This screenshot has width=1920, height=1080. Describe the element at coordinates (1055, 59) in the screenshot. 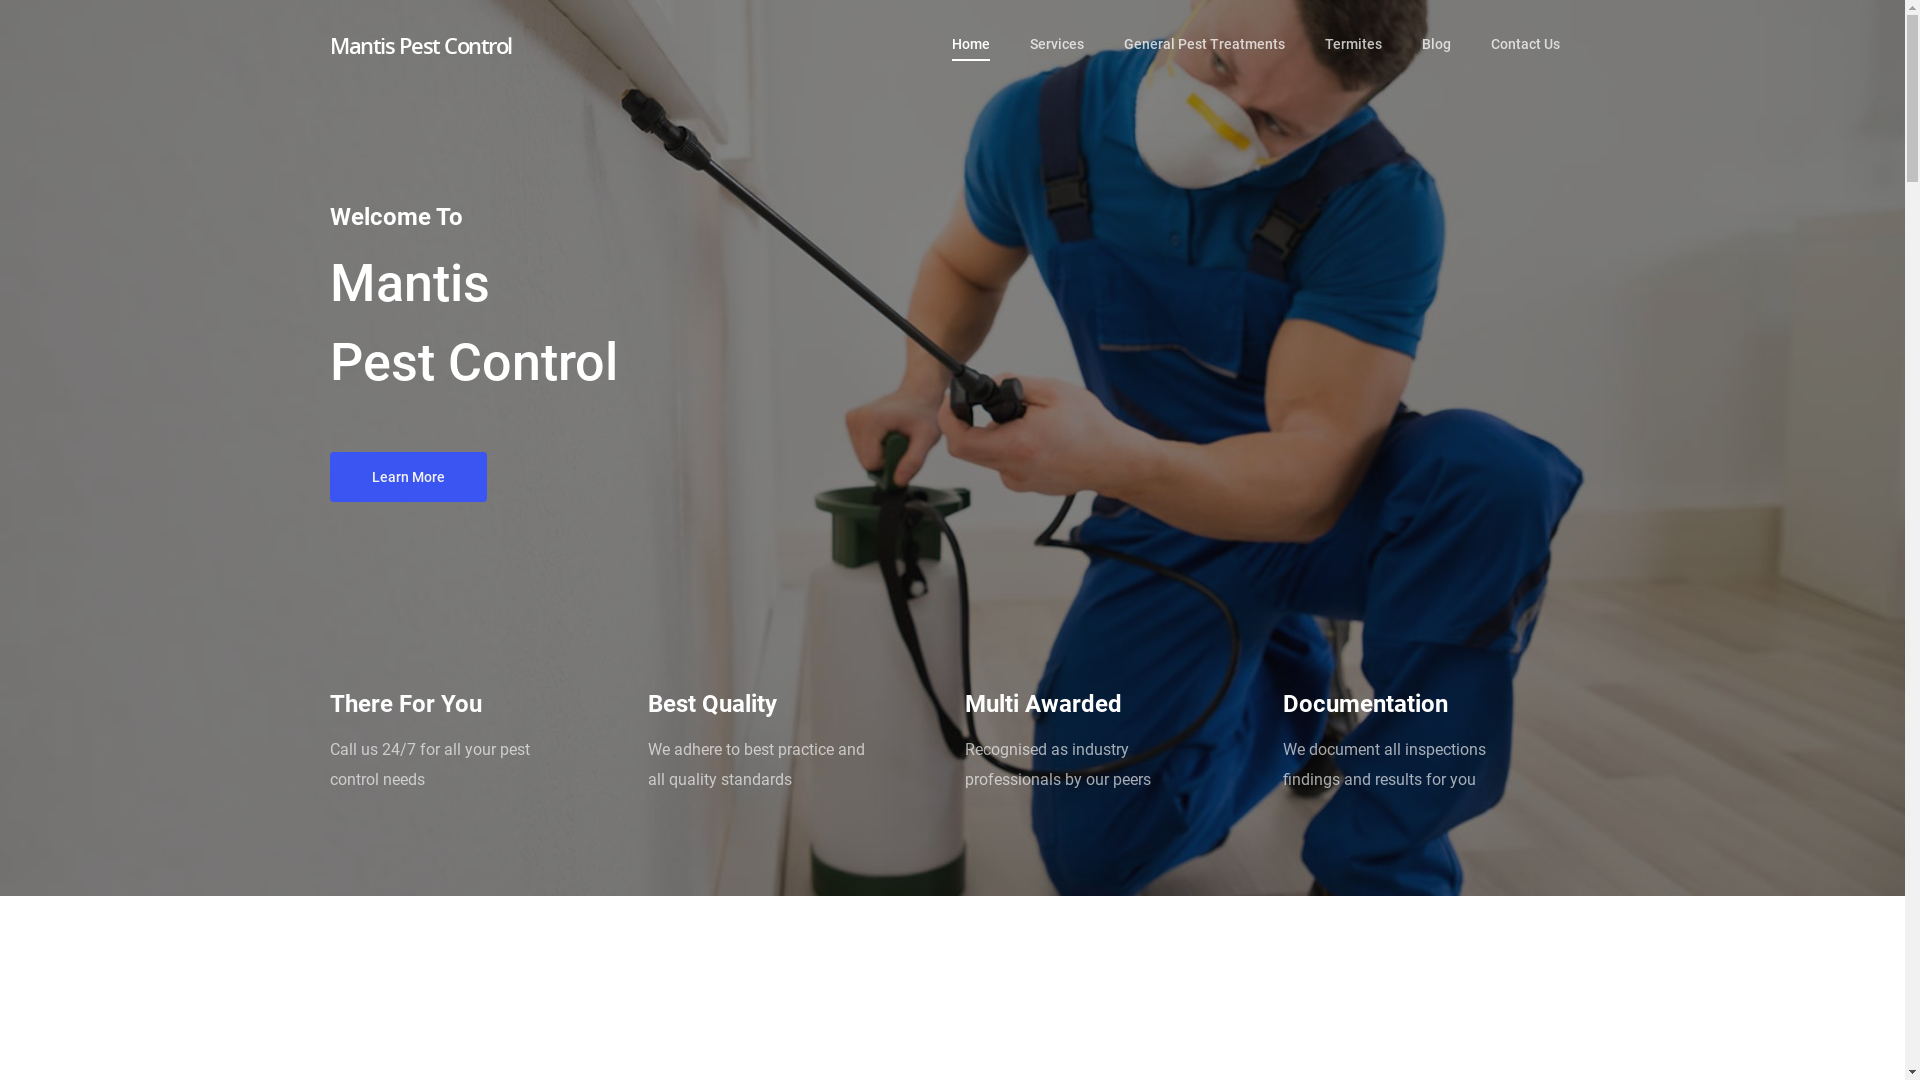

I see `'Services'` at that location.